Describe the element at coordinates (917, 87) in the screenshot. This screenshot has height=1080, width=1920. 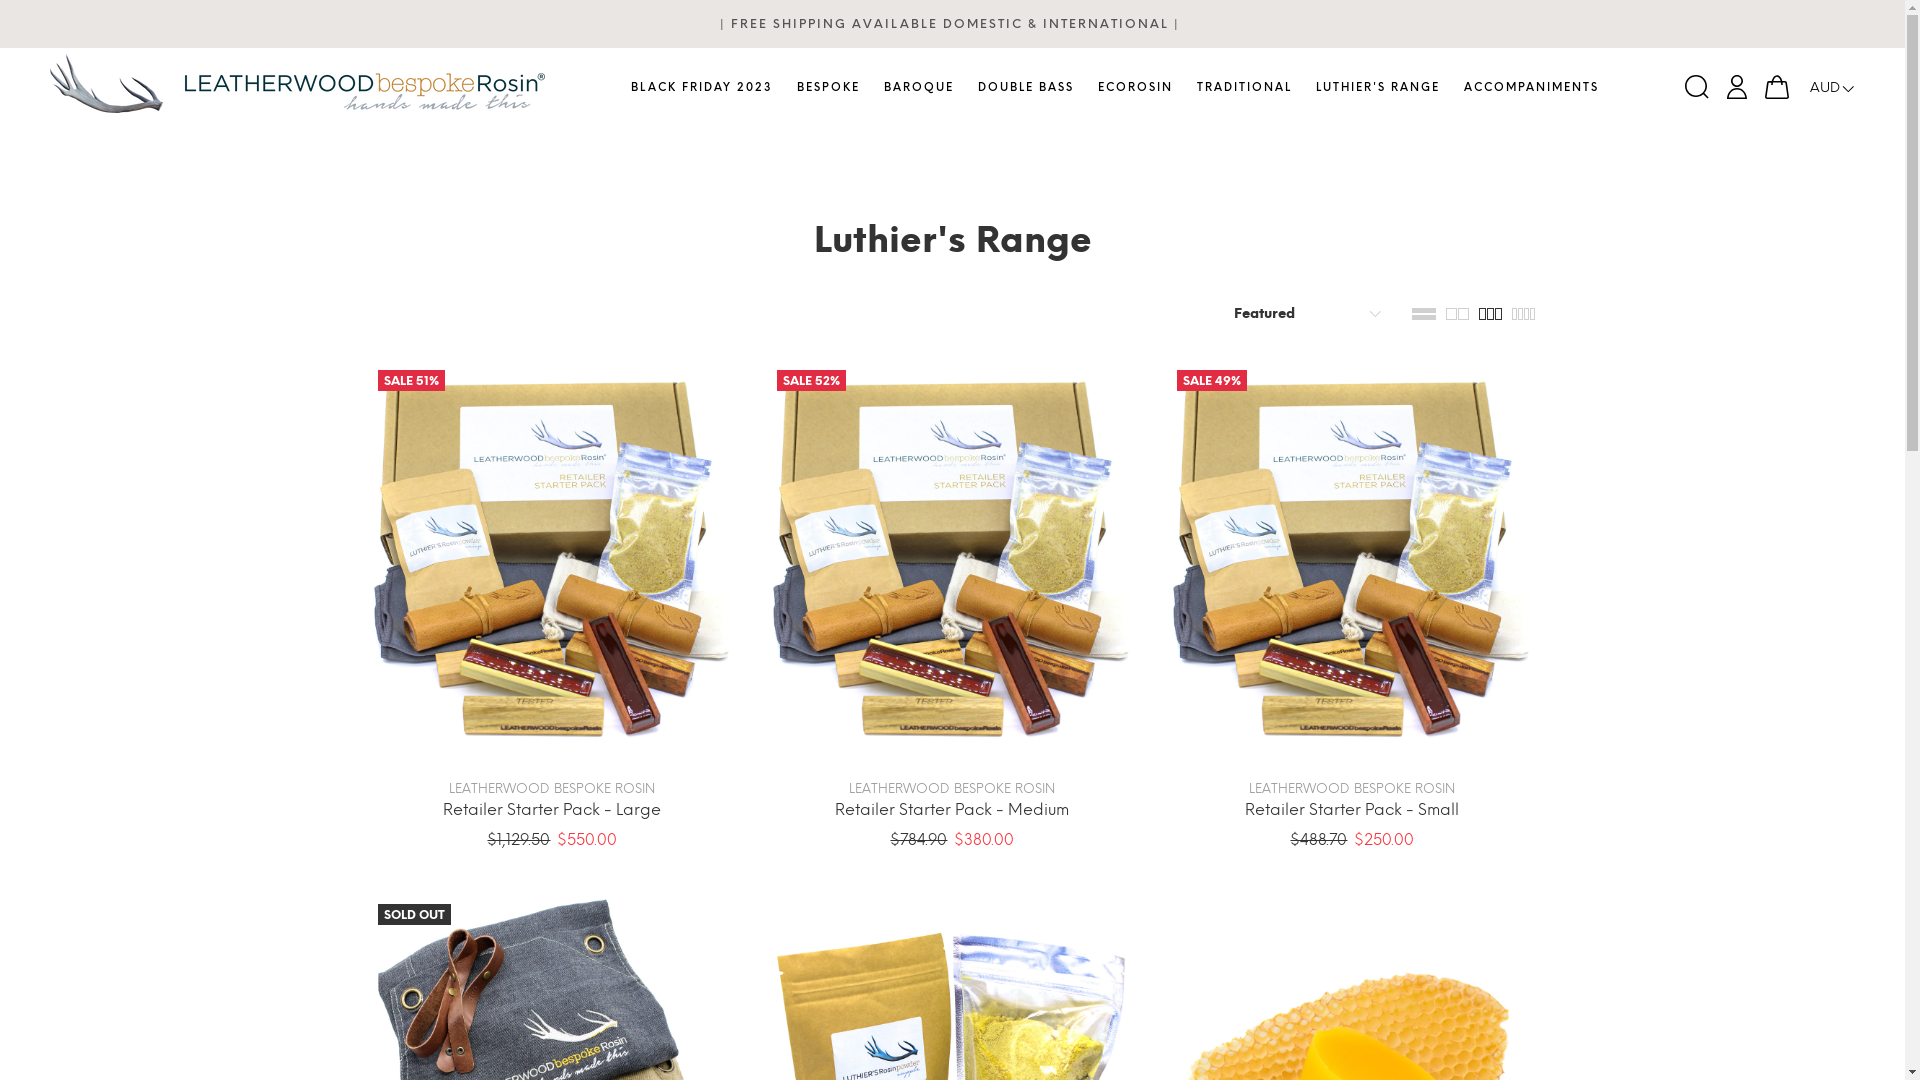
I see `'BAROQUE'` at that location.